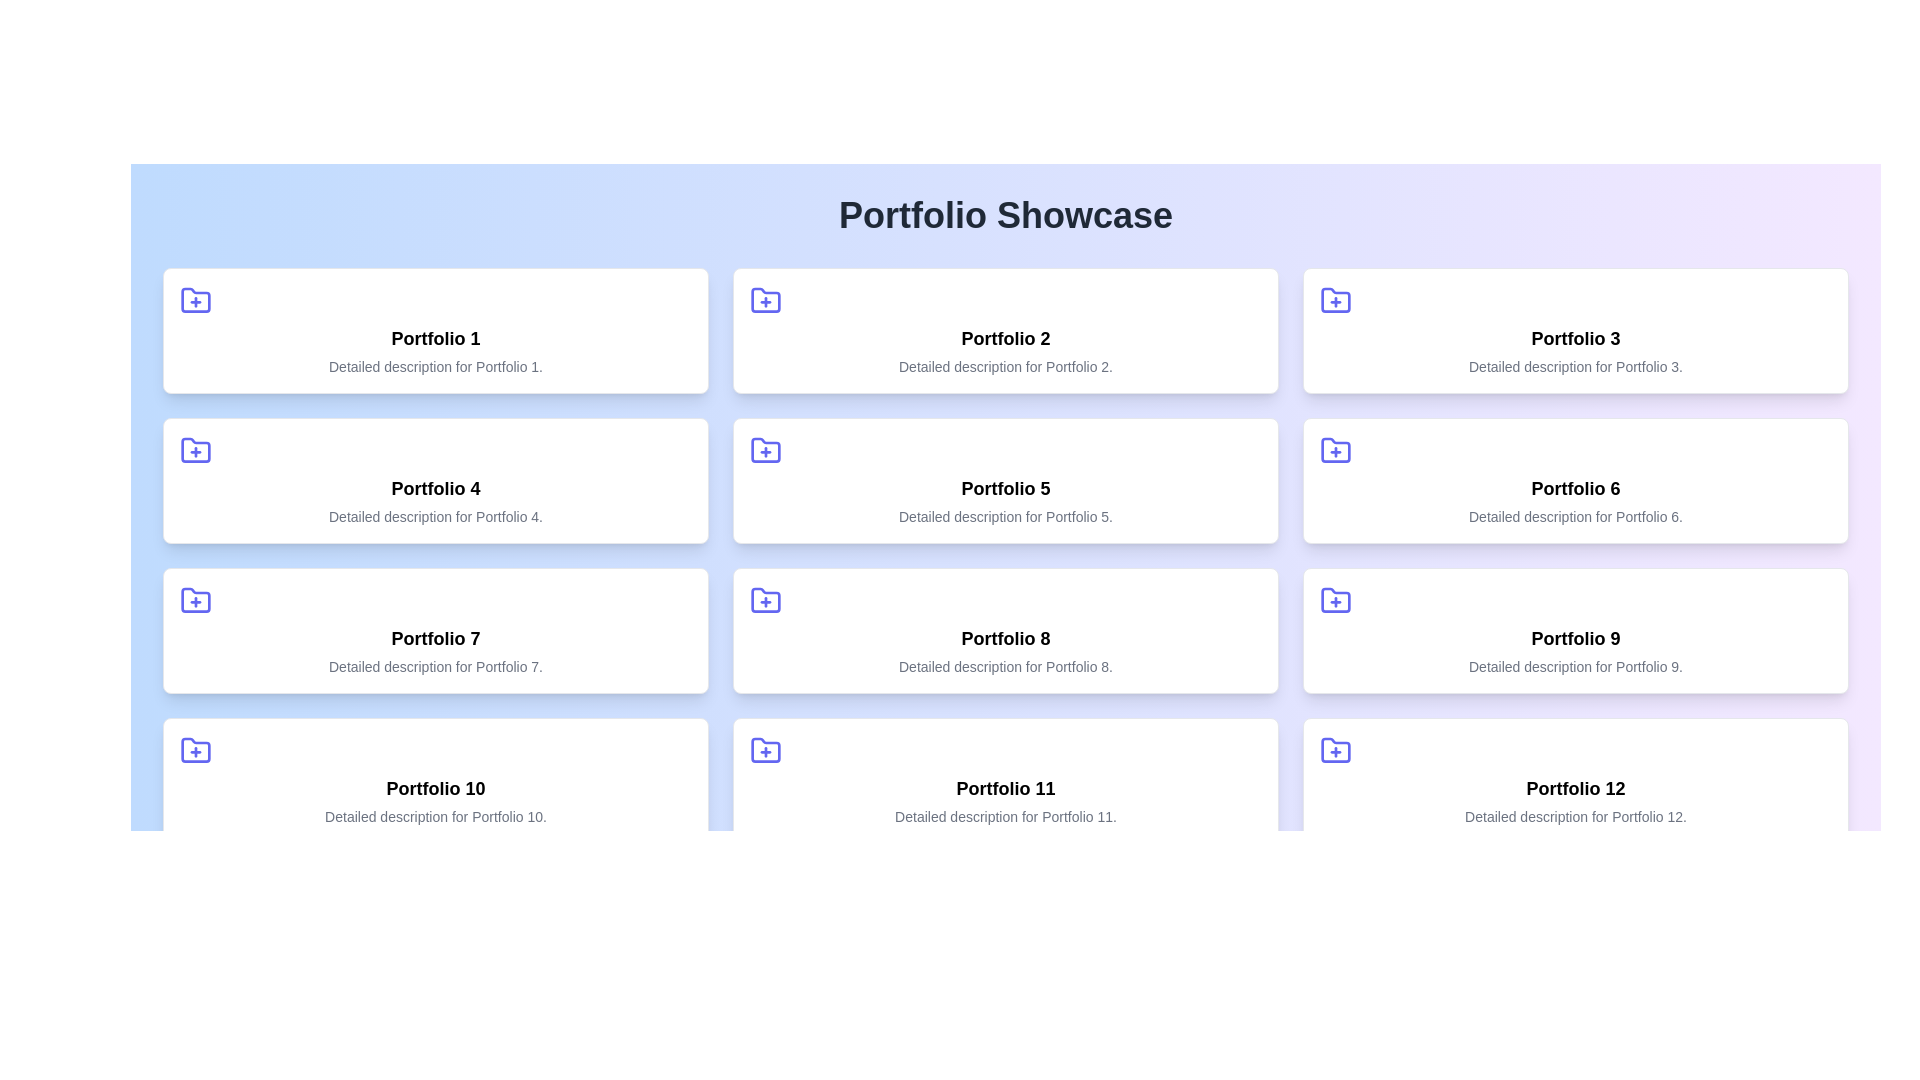 The image size is (1920, 1080). I want to click on the blue folder icon with a plus sign located in the upper-left corner of the 'Portfolio 10' card, so click(196, 751).